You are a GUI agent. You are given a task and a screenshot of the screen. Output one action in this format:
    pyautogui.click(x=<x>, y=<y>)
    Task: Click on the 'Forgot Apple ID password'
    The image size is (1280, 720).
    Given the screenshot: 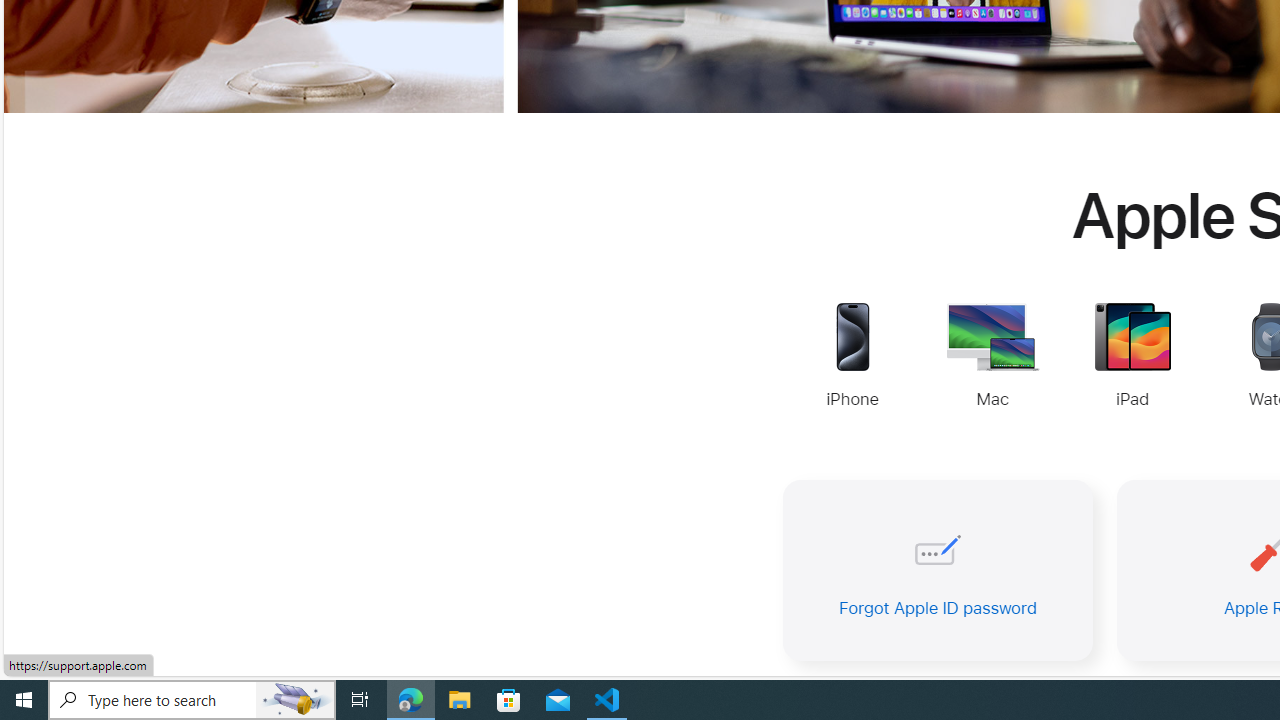 What is the action you would take?
    pyautogui.click(x=937, y=570)
    